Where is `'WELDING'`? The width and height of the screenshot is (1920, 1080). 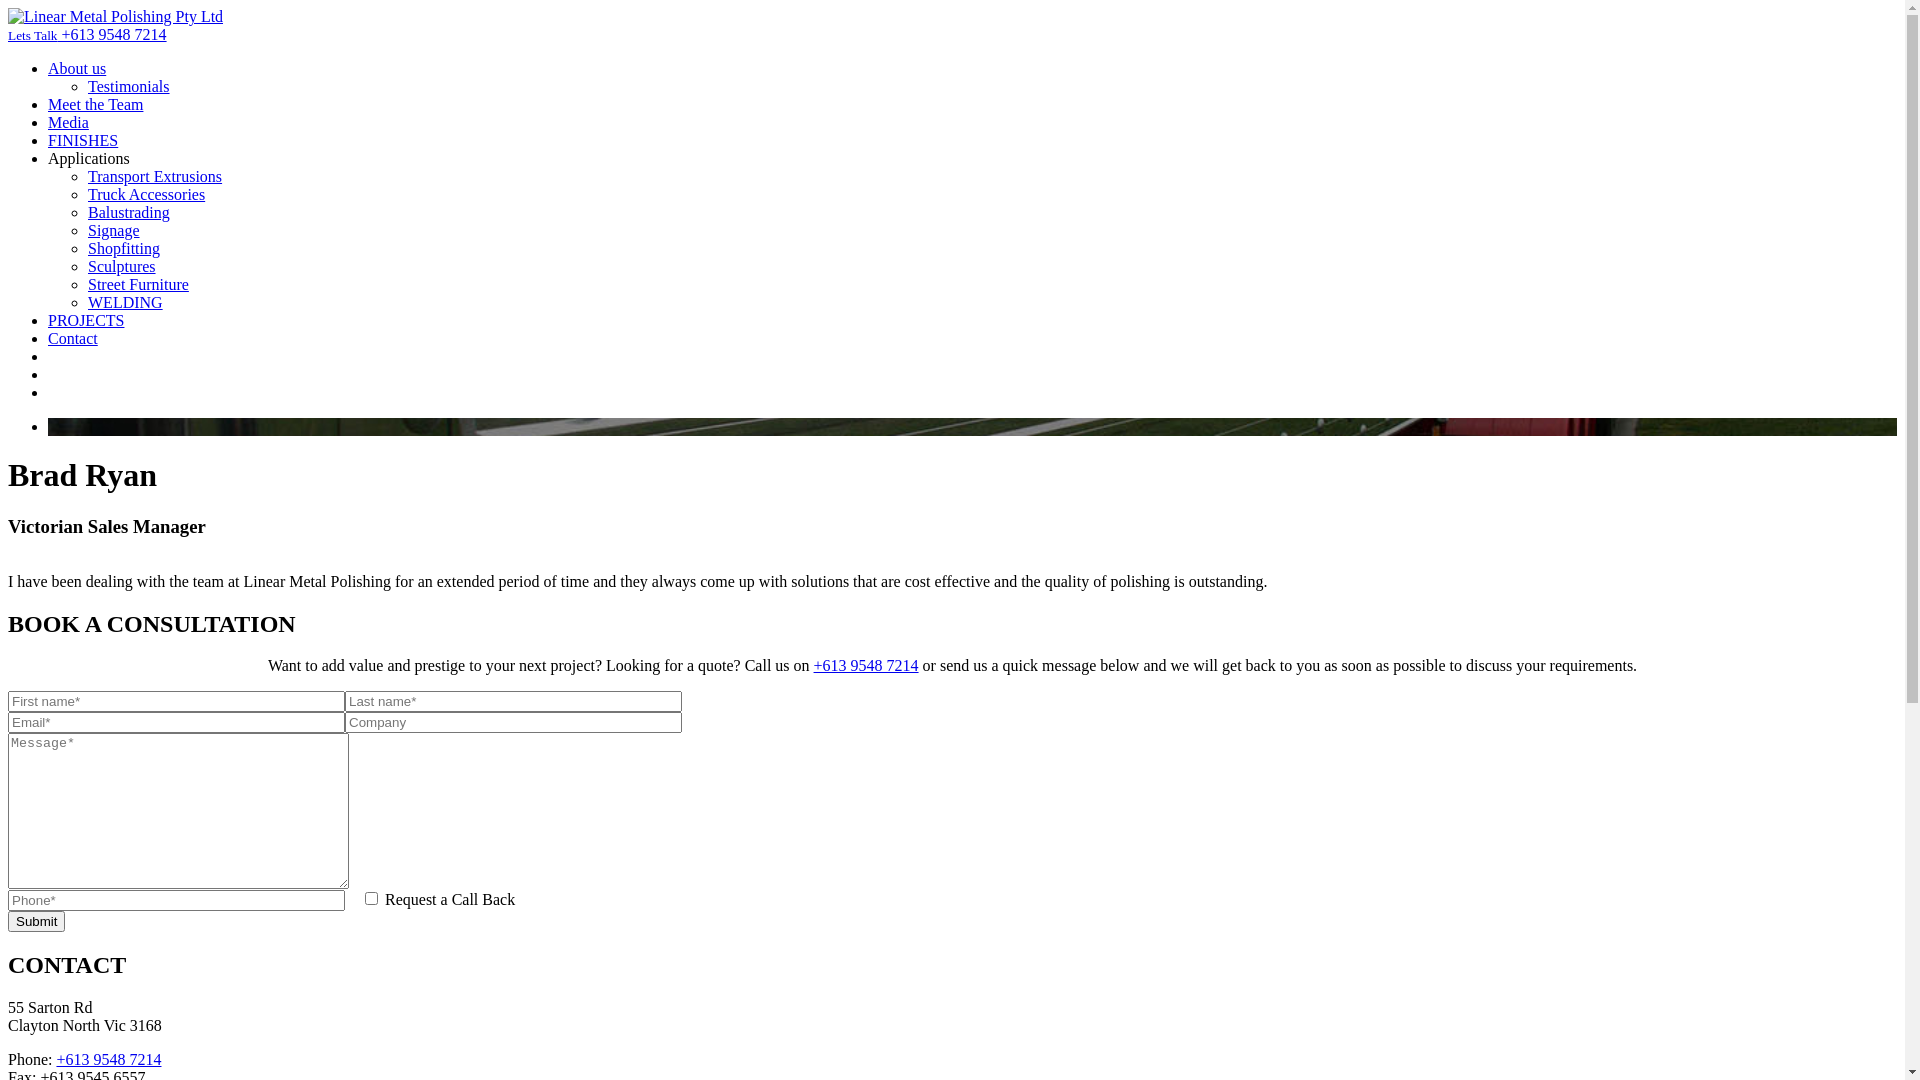
'WELDING' is located at coordinates (86, 302).